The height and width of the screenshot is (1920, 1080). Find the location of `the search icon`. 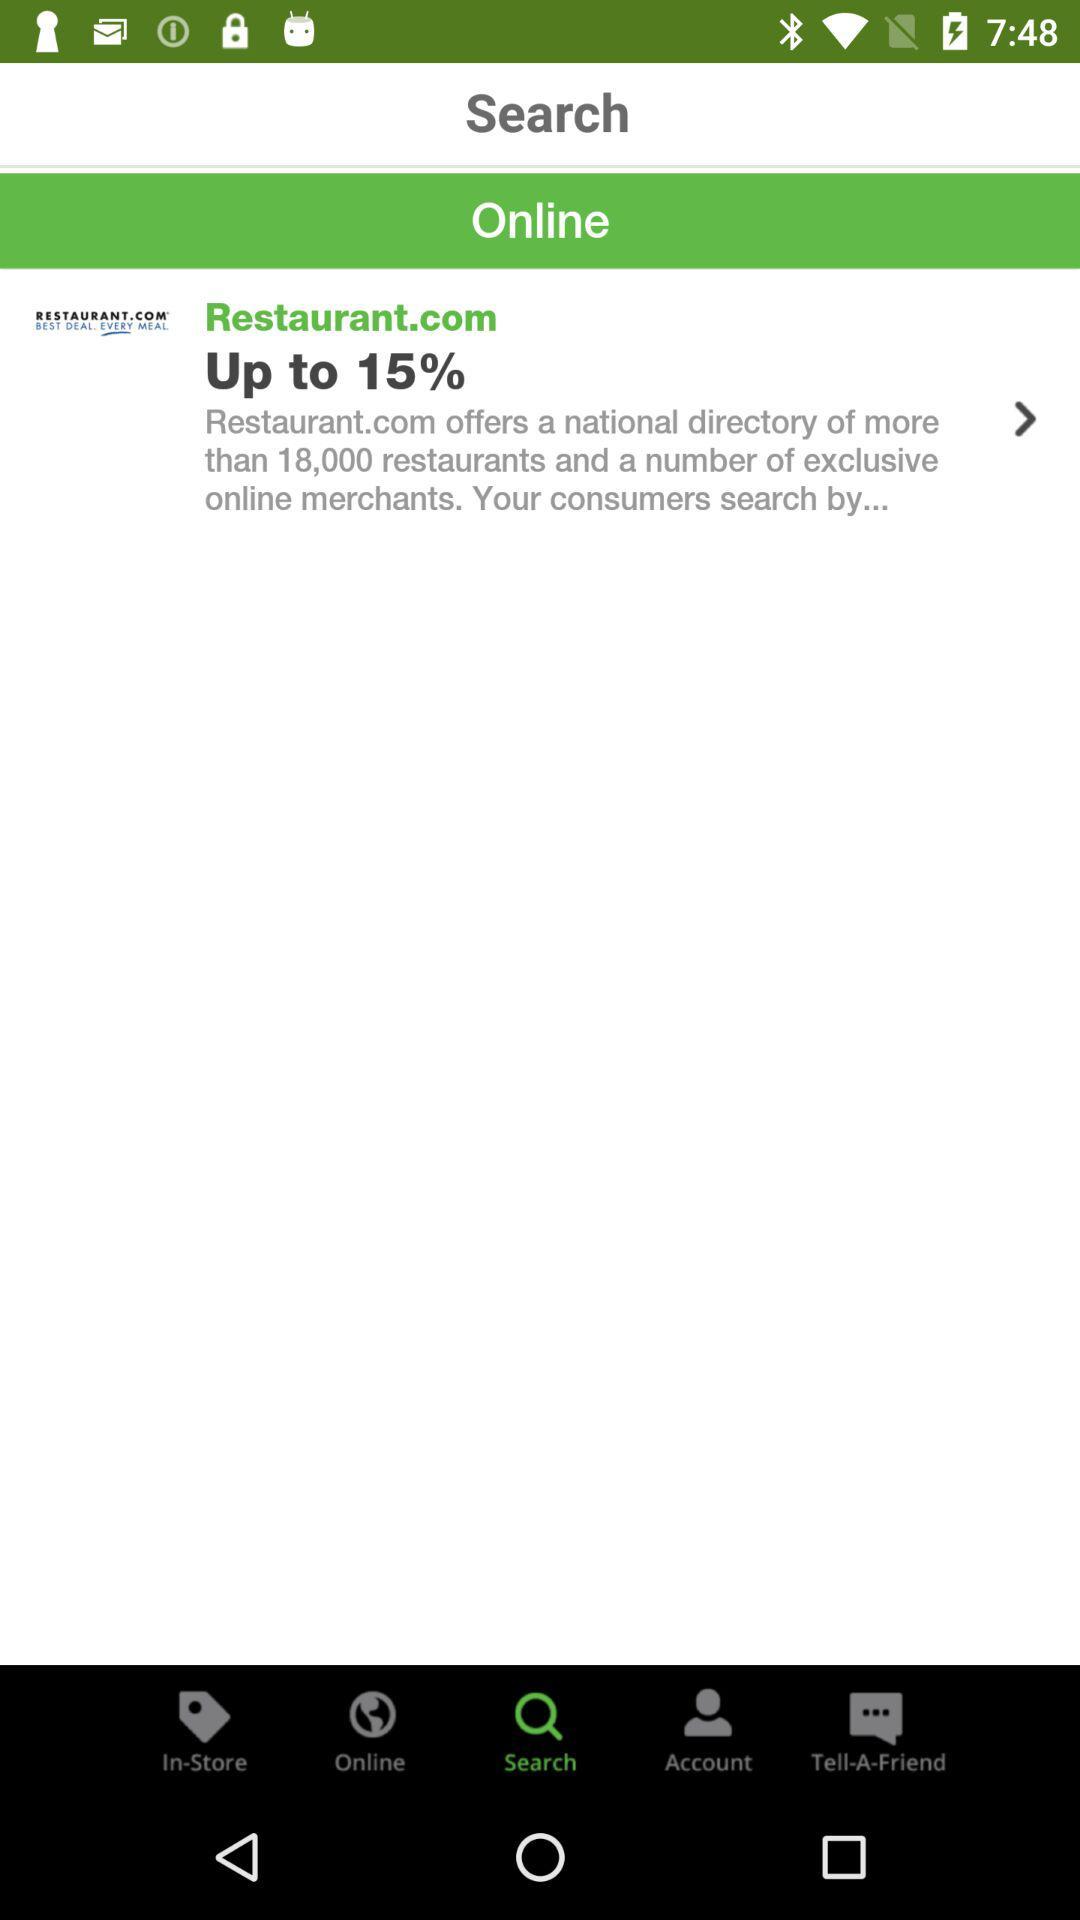

the search icon is located at coordinates (540, 1728).